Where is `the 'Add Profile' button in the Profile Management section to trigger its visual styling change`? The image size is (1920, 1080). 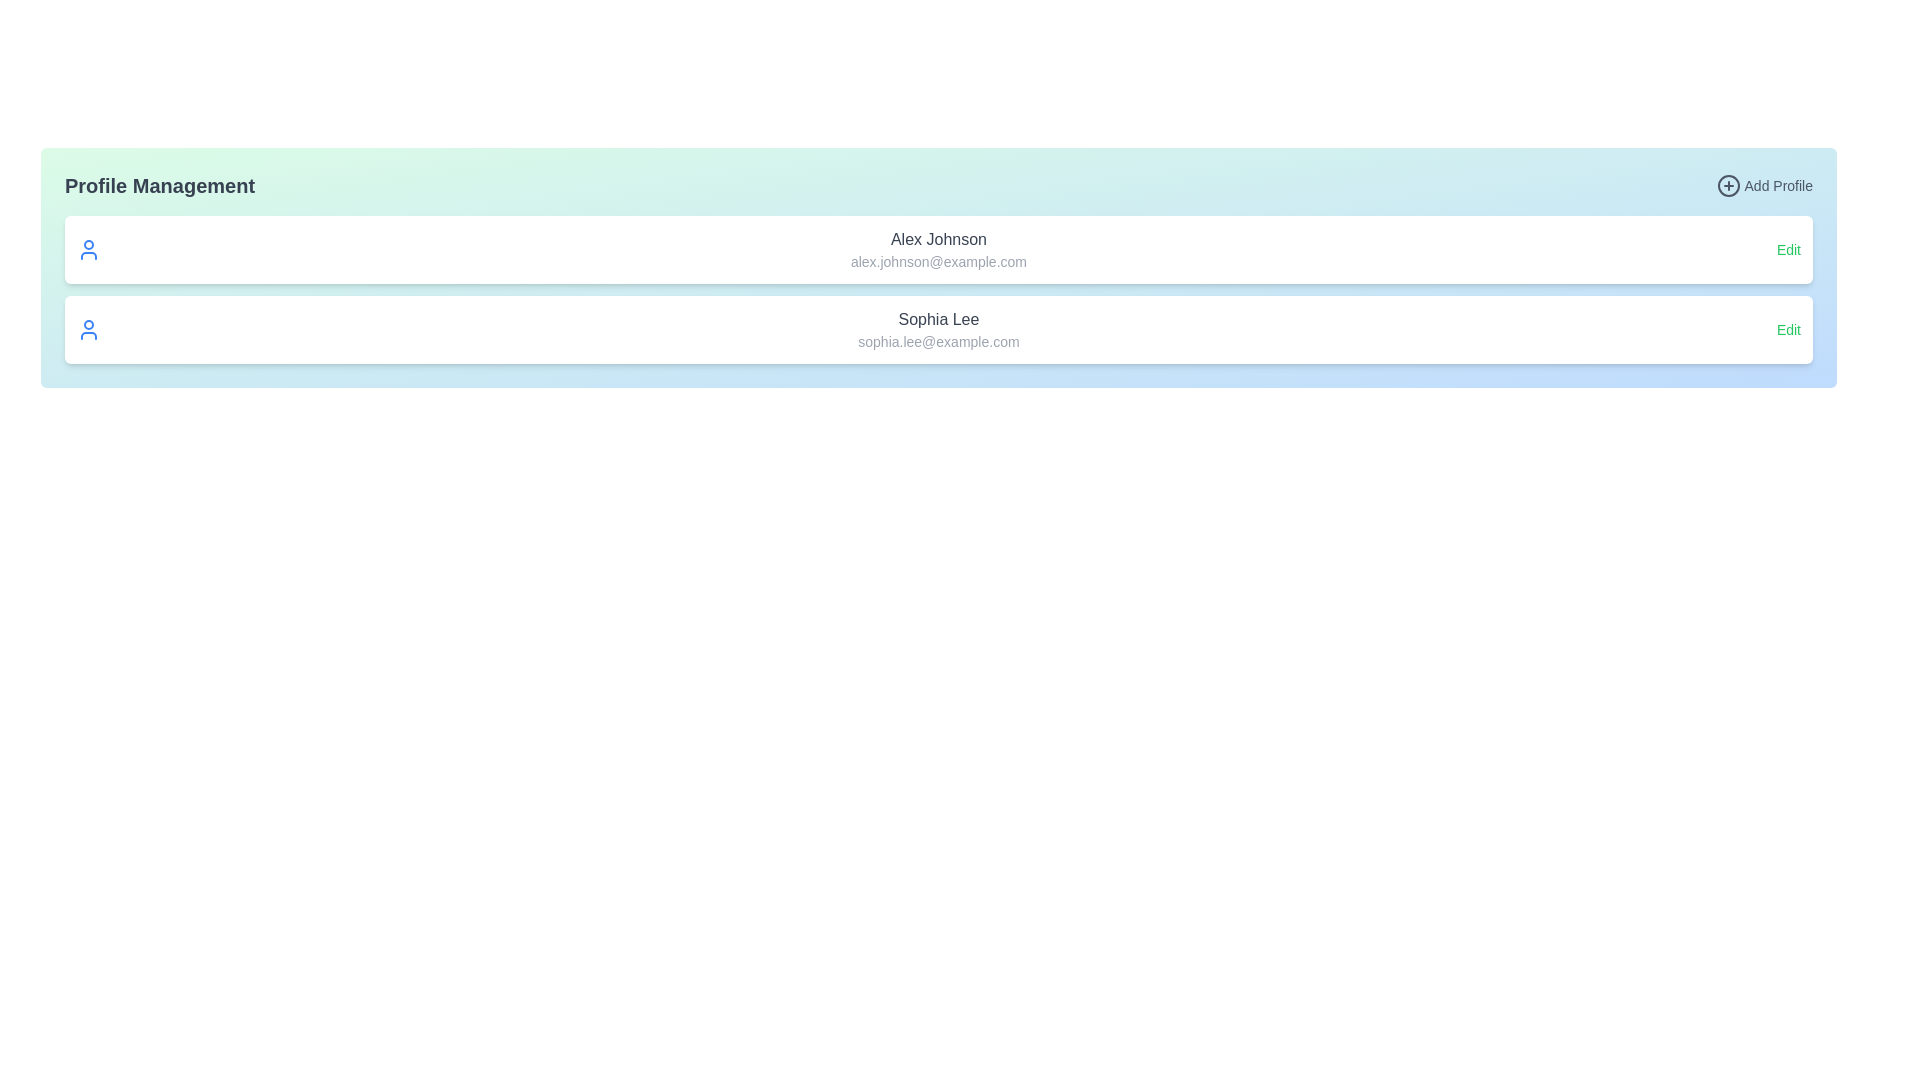
the 'Add Profile' button in the Profile Management section to trigger its visual styling change is located at coordinates (1764, 185).